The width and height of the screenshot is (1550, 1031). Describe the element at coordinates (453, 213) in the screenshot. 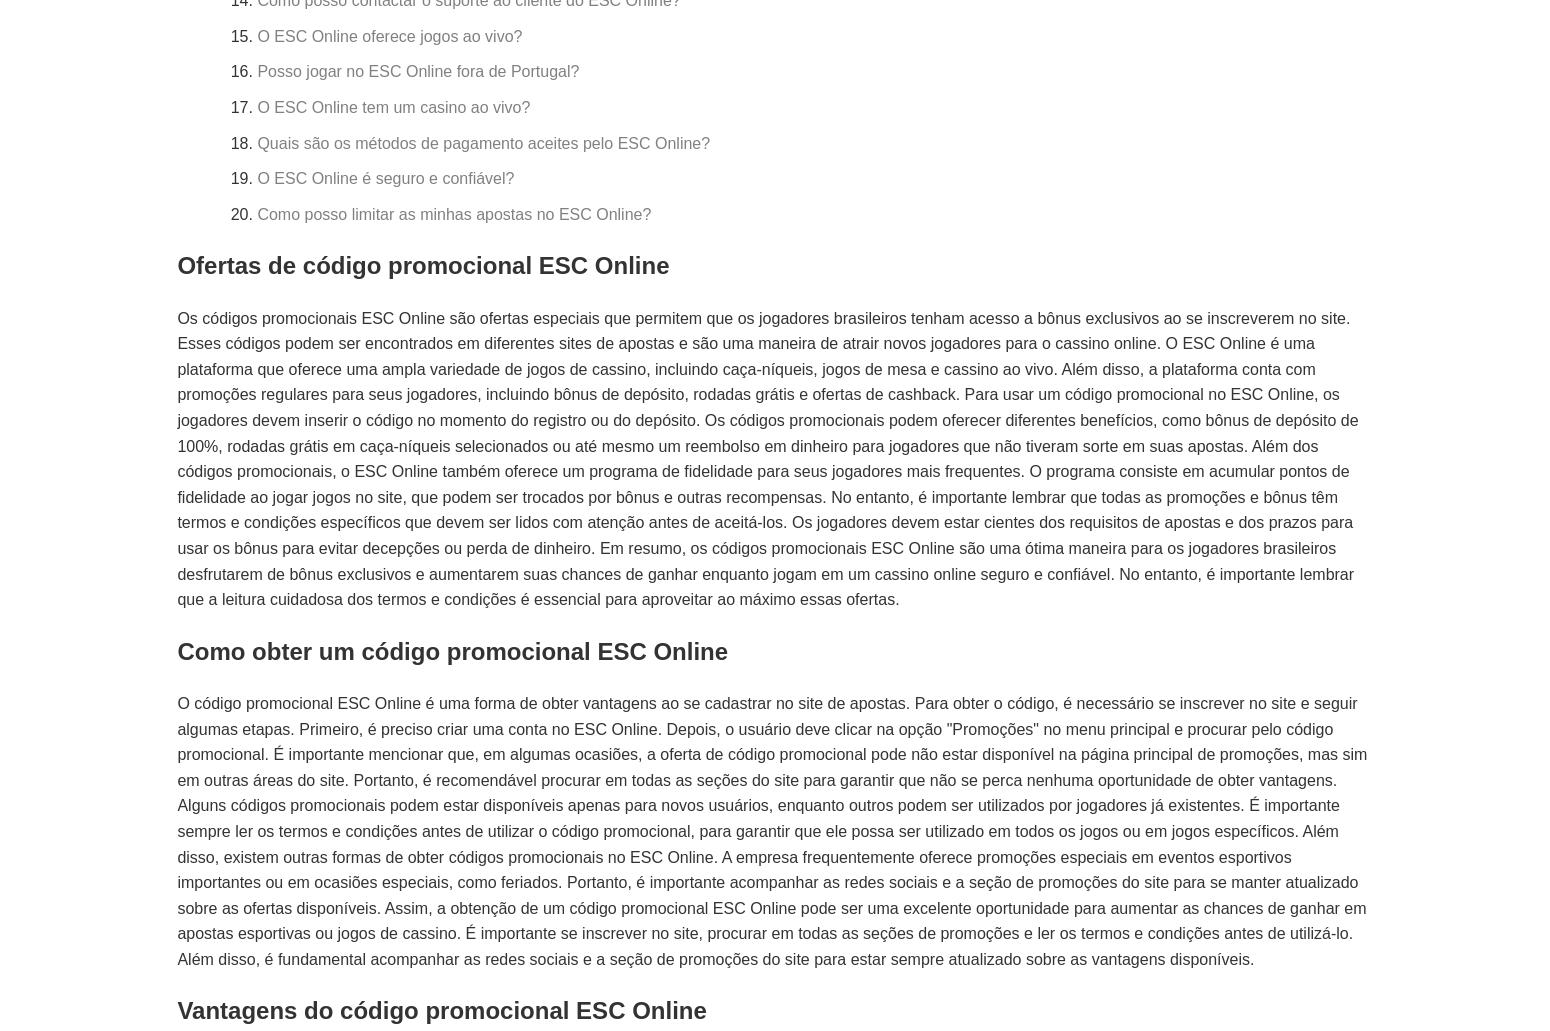

I see `'Como posso limitar as minhas apostas no ESC Online?'` at that location.